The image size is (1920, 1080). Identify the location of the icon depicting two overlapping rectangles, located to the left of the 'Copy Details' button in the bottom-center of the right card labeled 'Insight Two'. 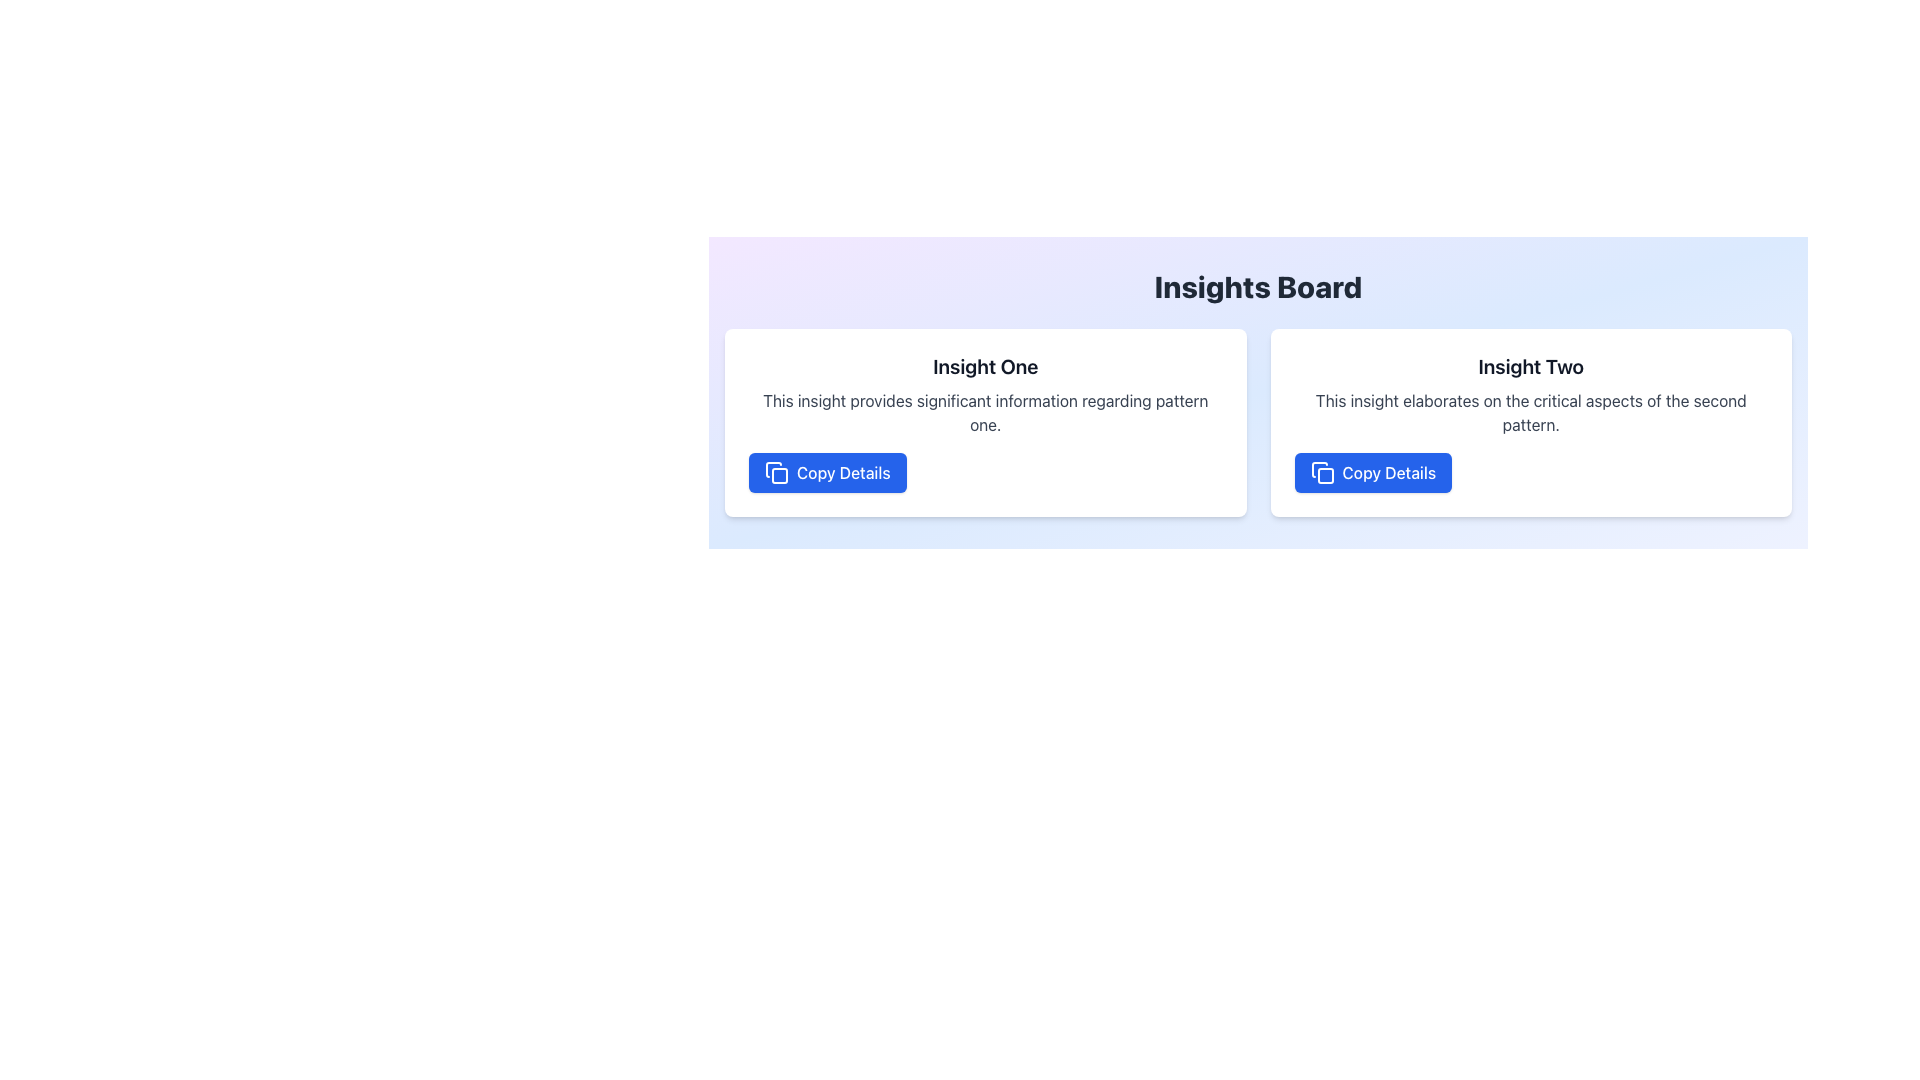
(1322, 473).